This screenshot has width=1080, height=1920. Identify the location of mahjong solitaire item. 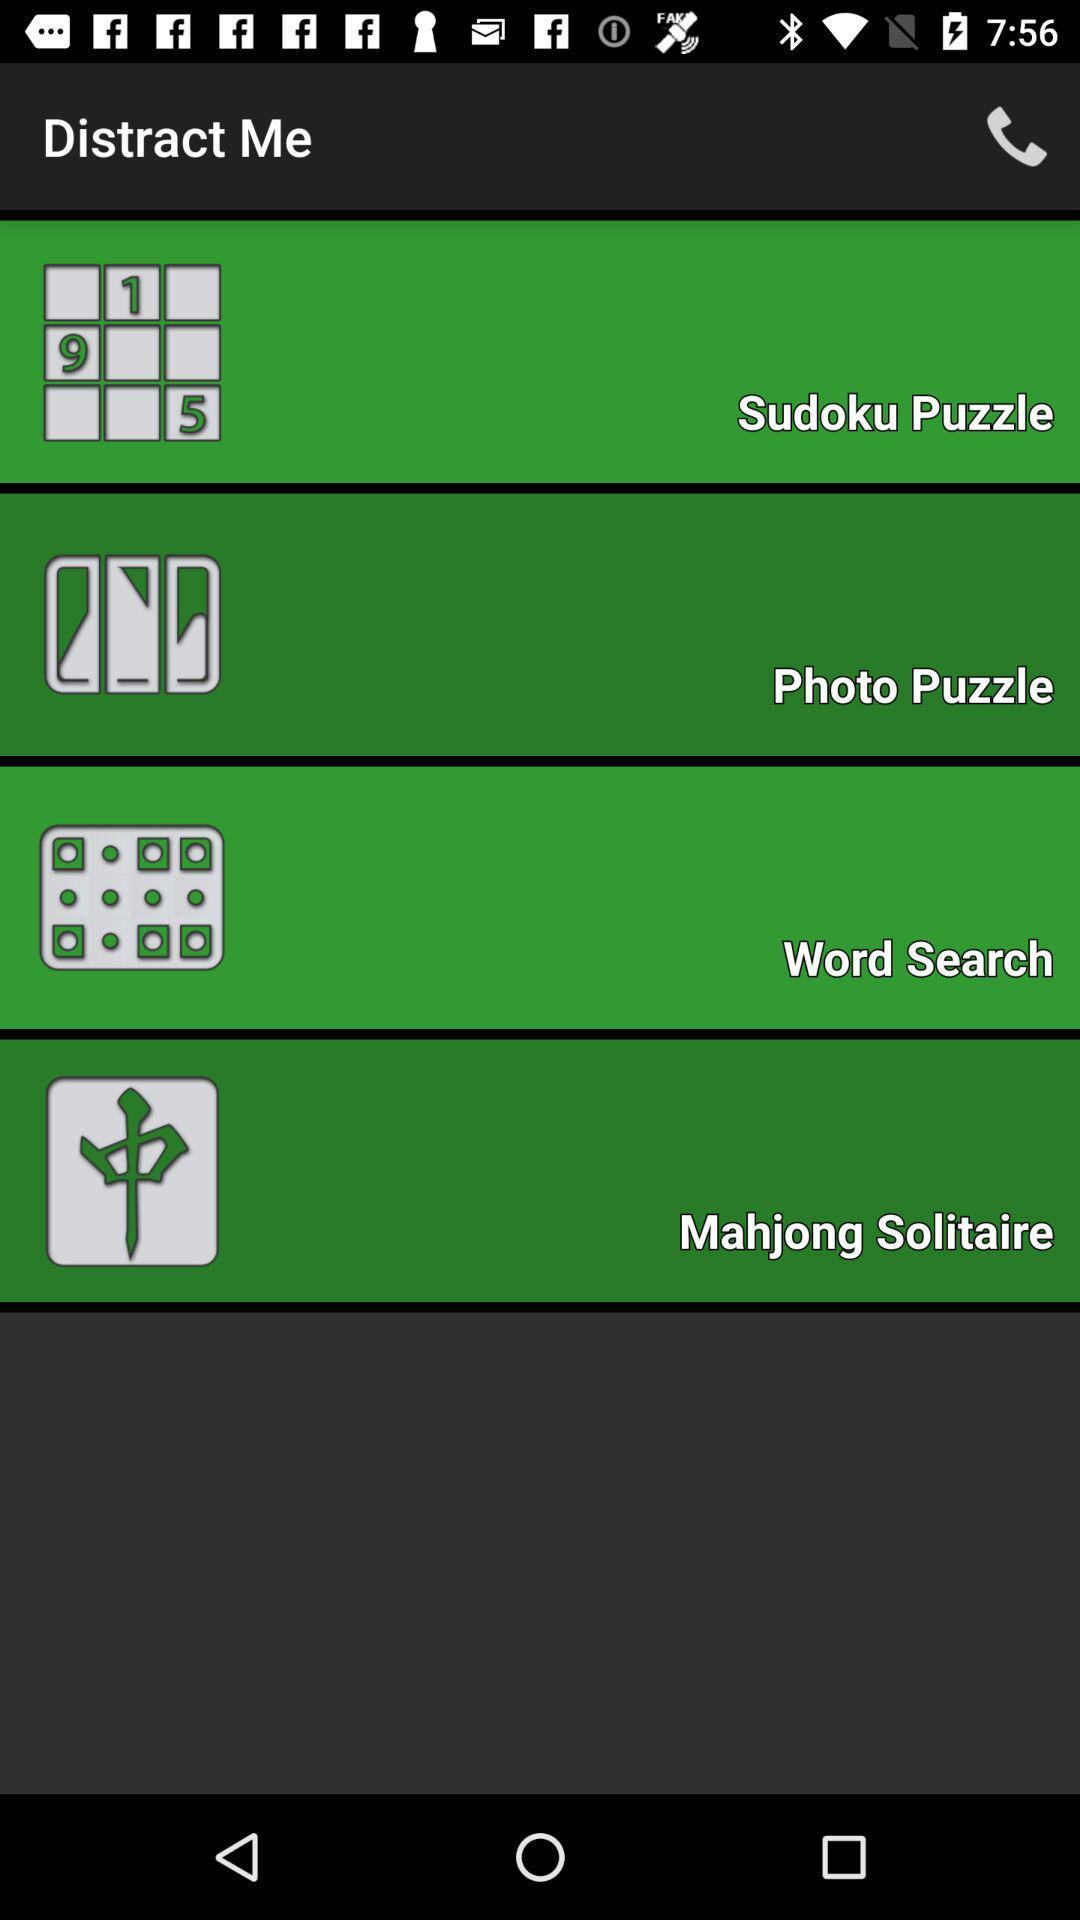
(875, 1236).